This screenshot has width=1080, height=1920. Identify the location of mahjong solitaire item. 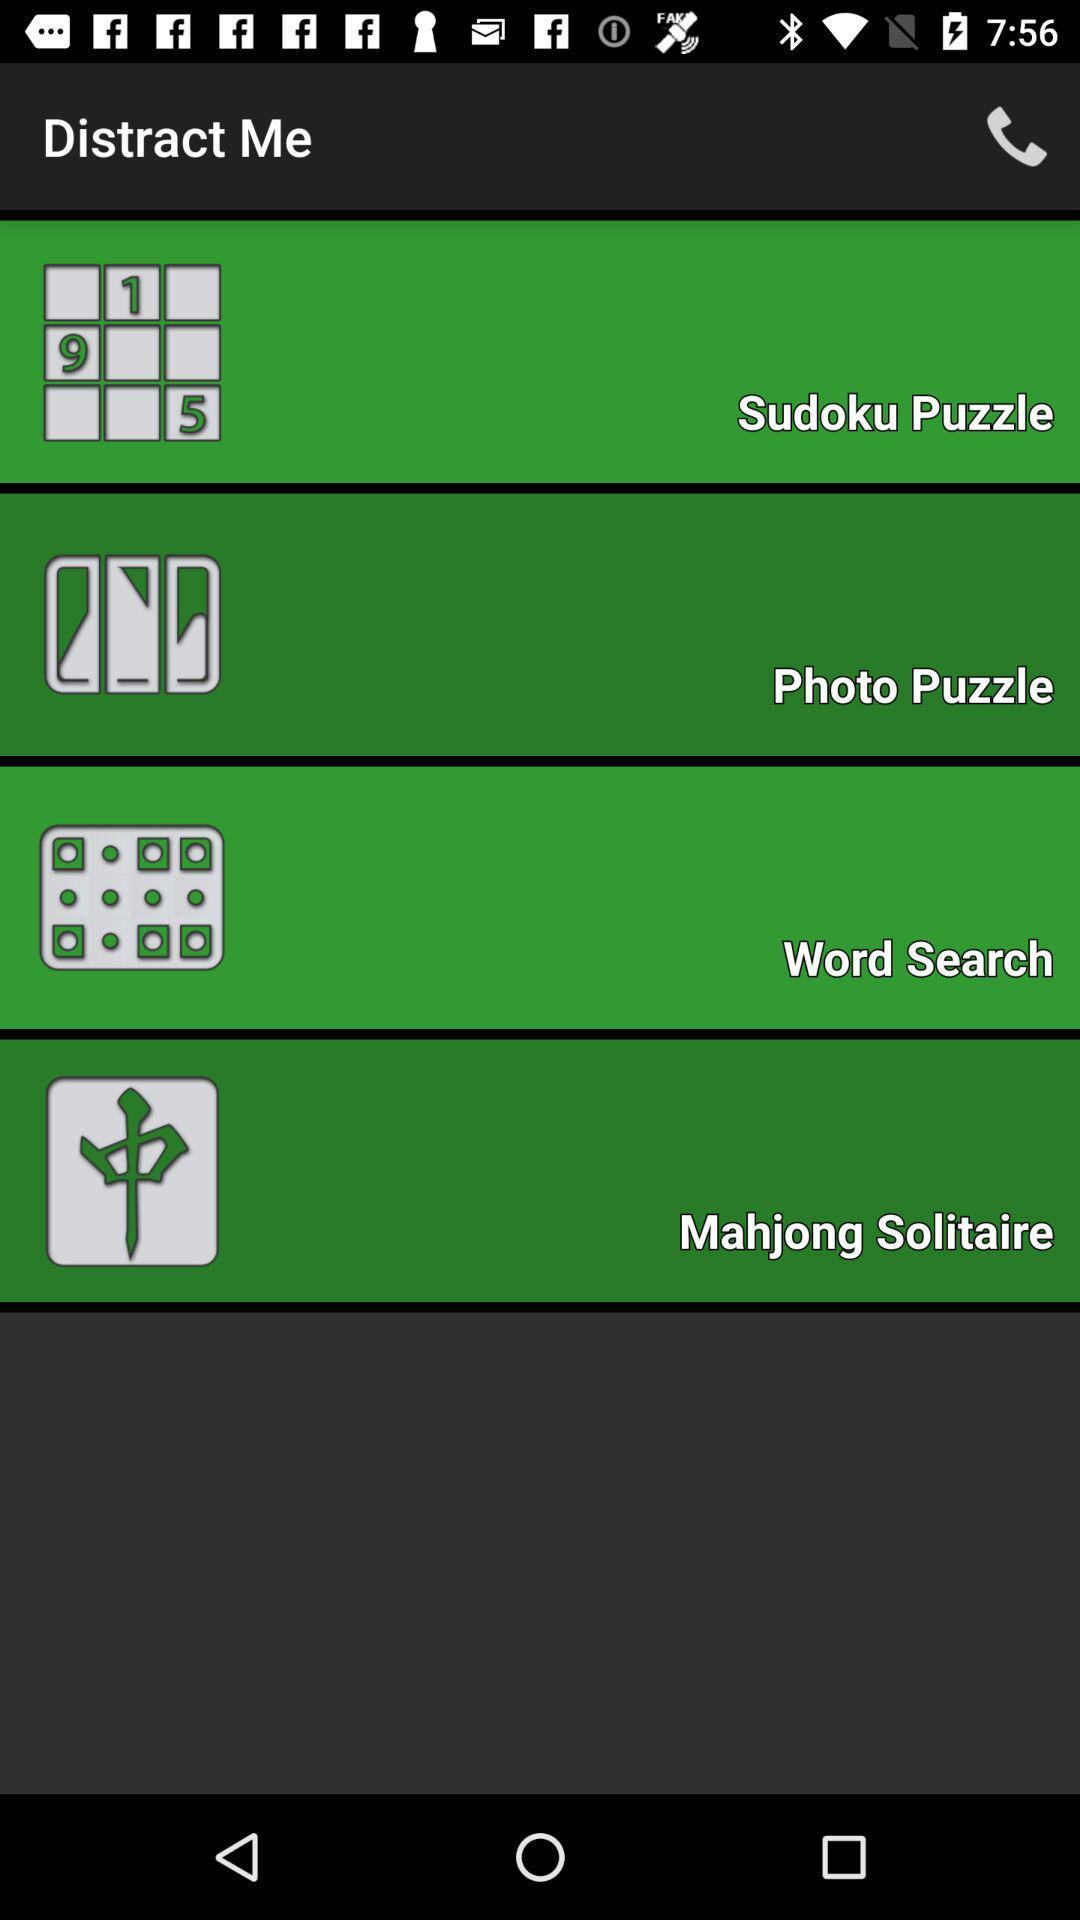
(875, 1236).